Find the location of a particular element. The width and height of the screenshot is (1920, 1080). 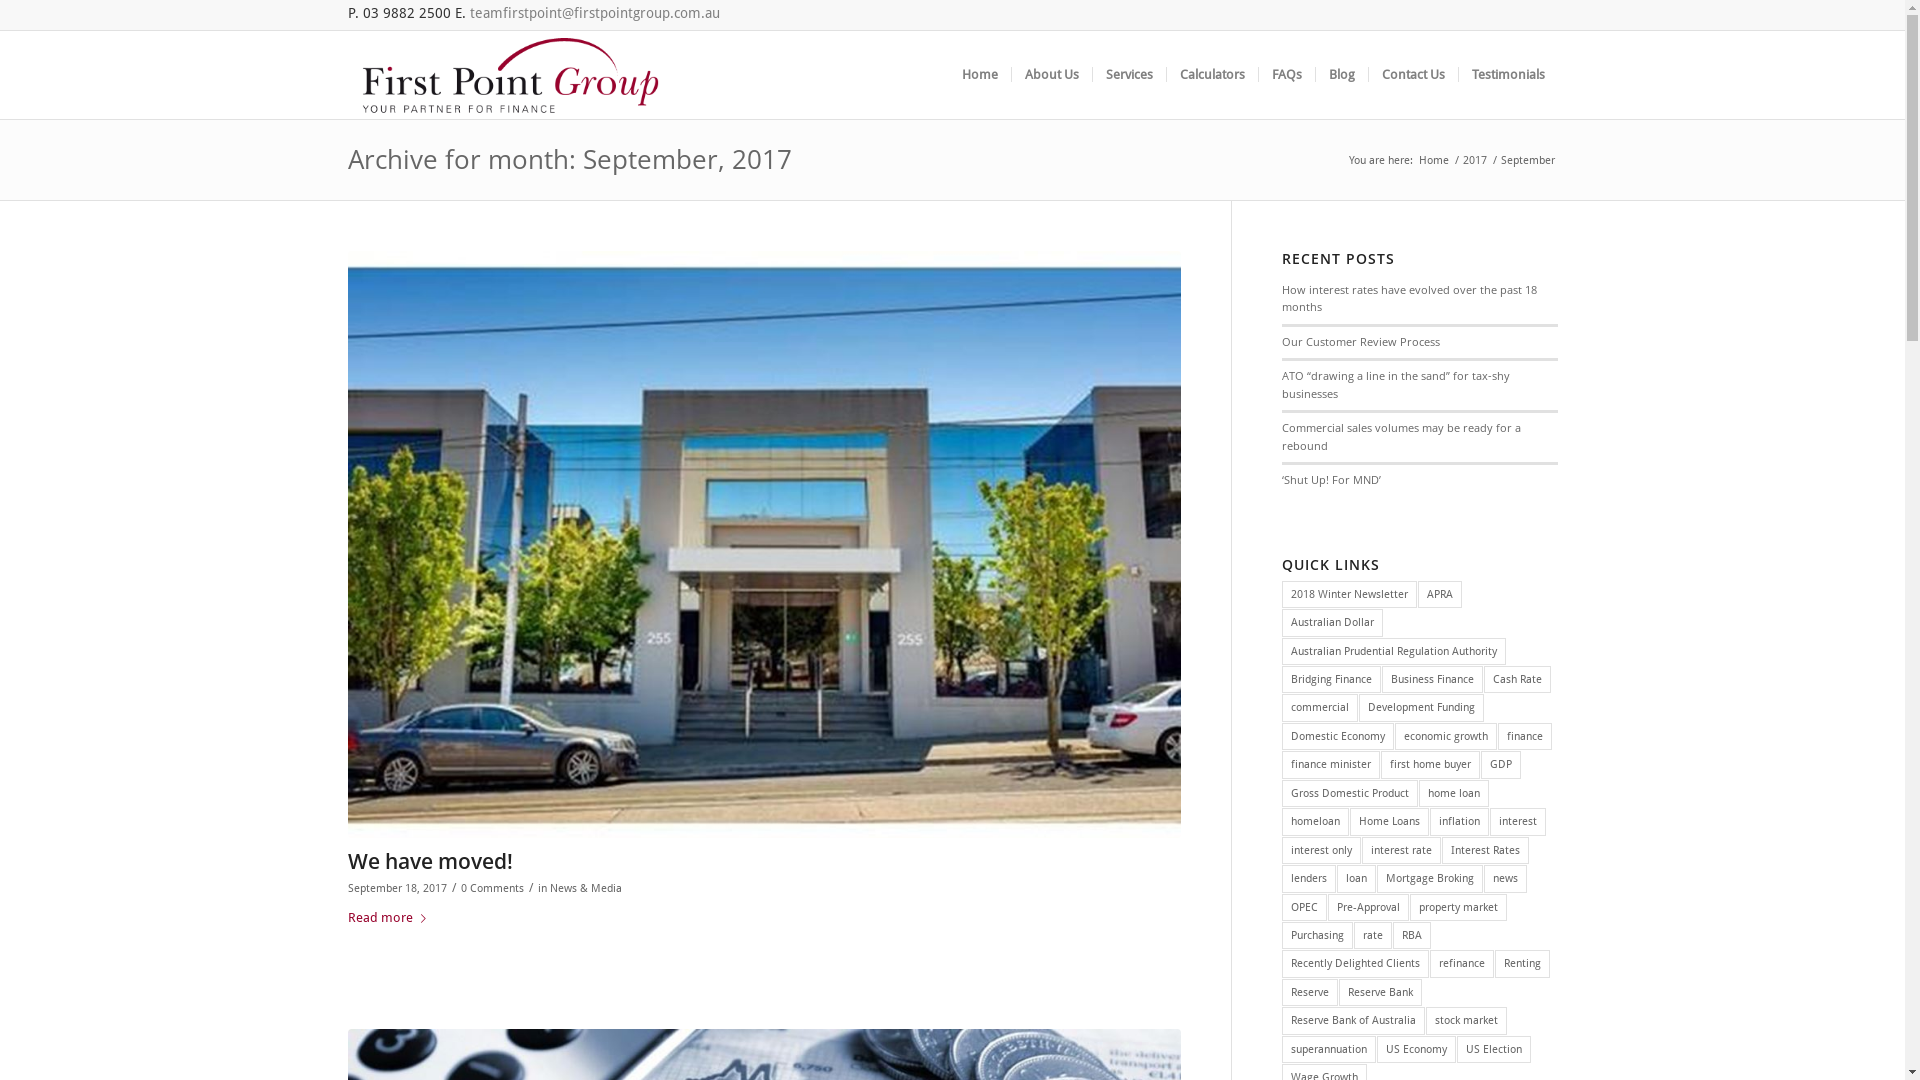

'stock market' is located at coordinates (1466, 1020).